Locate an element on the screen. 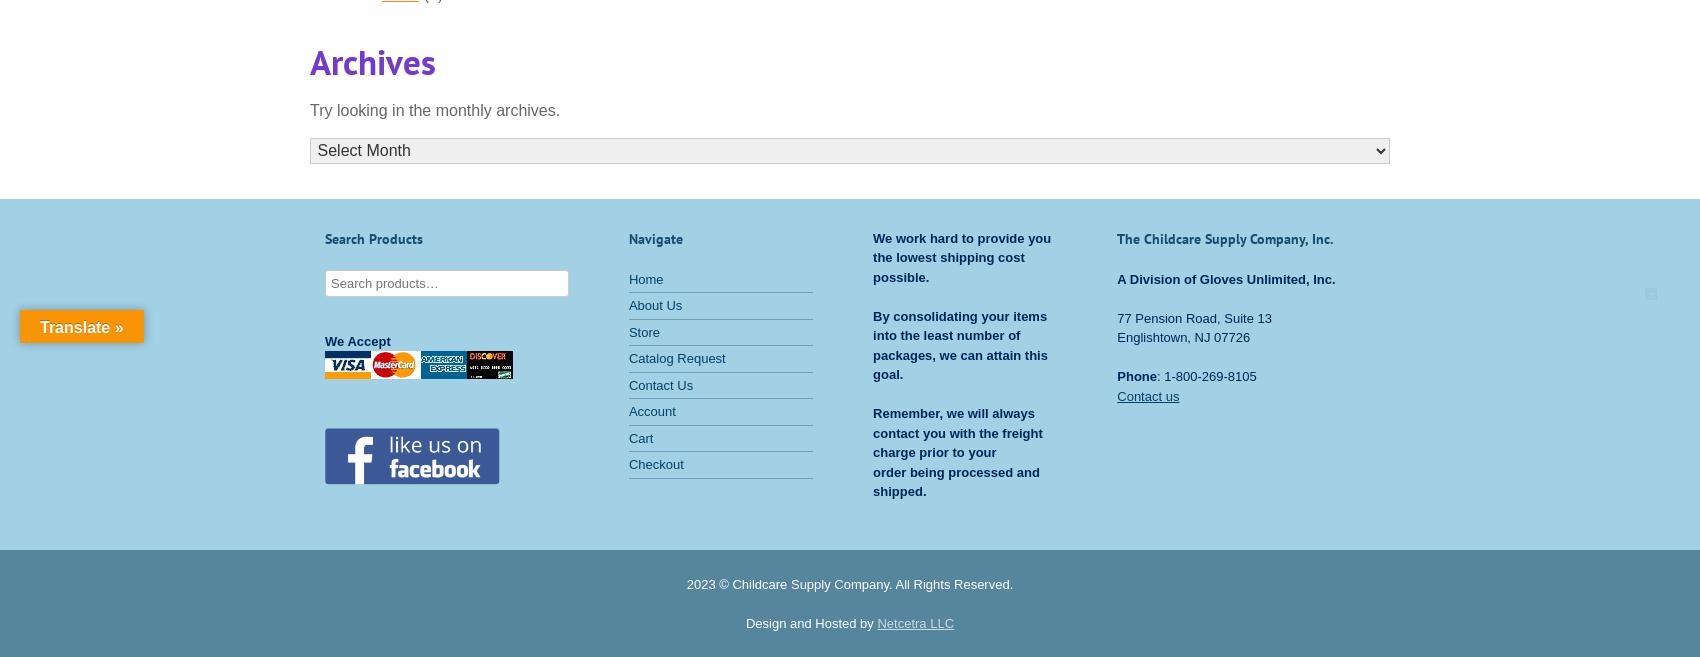  'Contact Us' is located at coordinates (660, 384).